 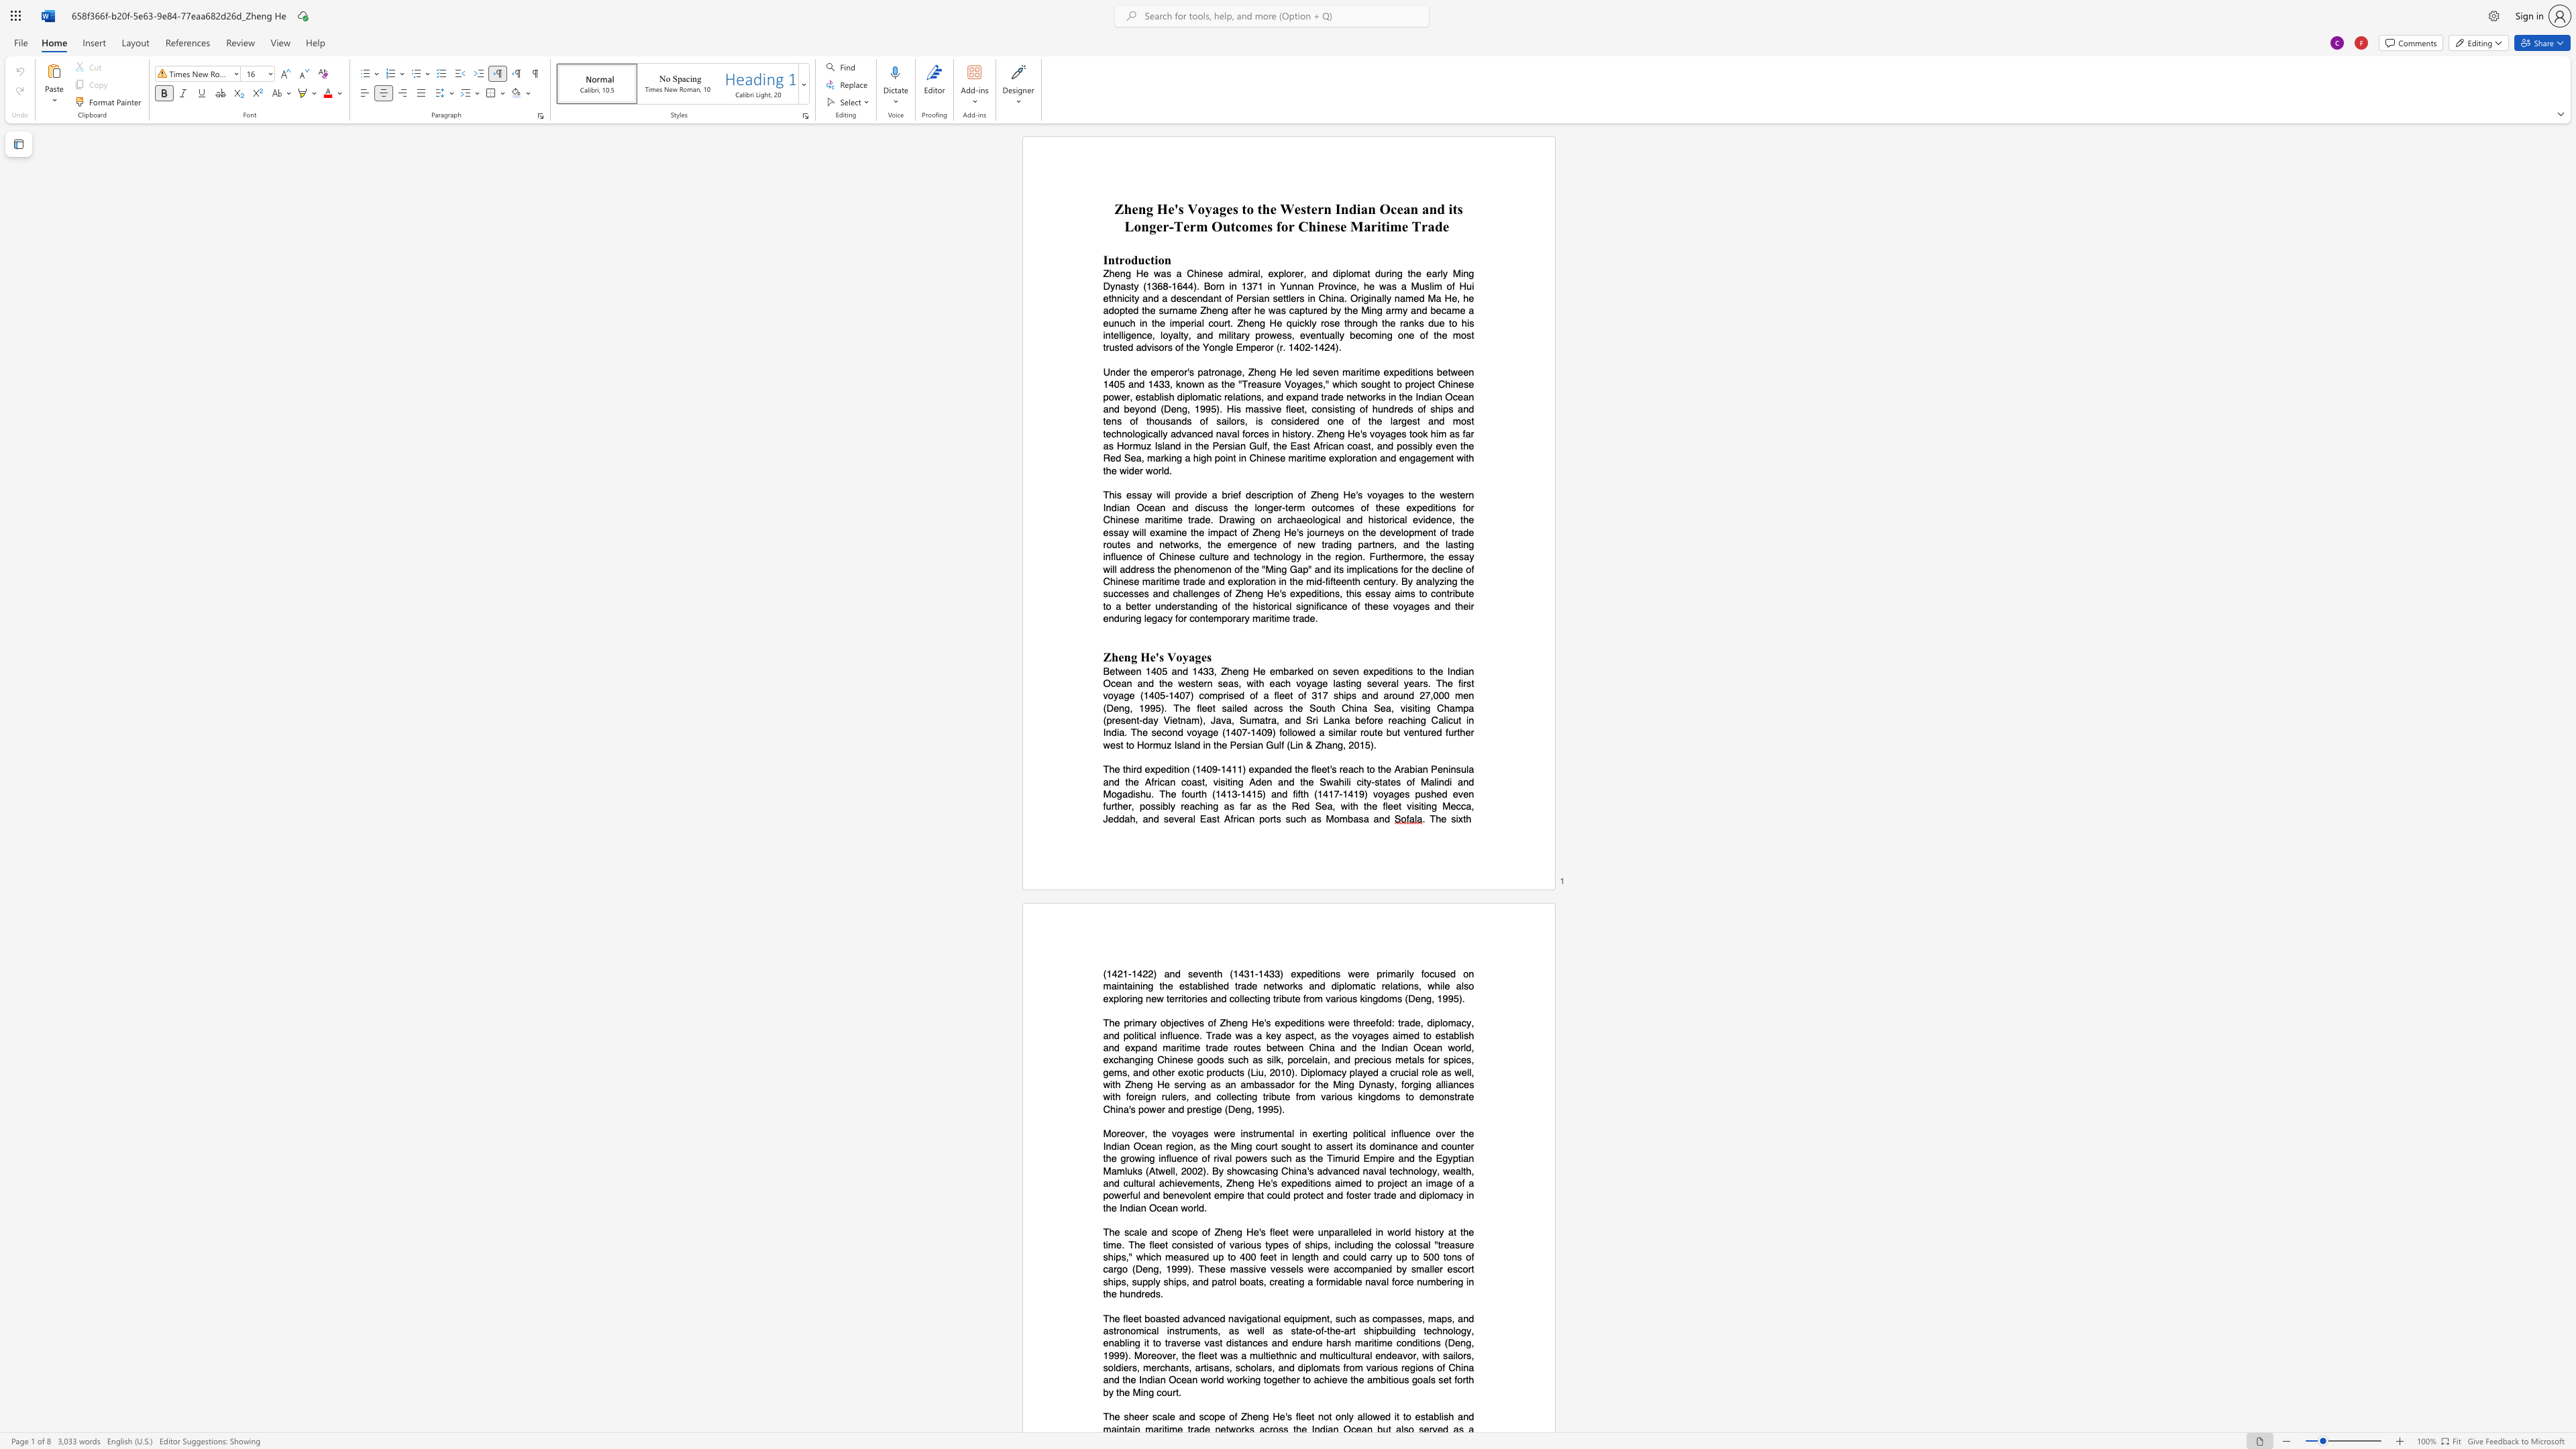 What do you see at coordinates (1164, 259) in the screenshot?
I see `the space between the continuous character "o" and "n" in the text` at bounding box center [1164, 259].